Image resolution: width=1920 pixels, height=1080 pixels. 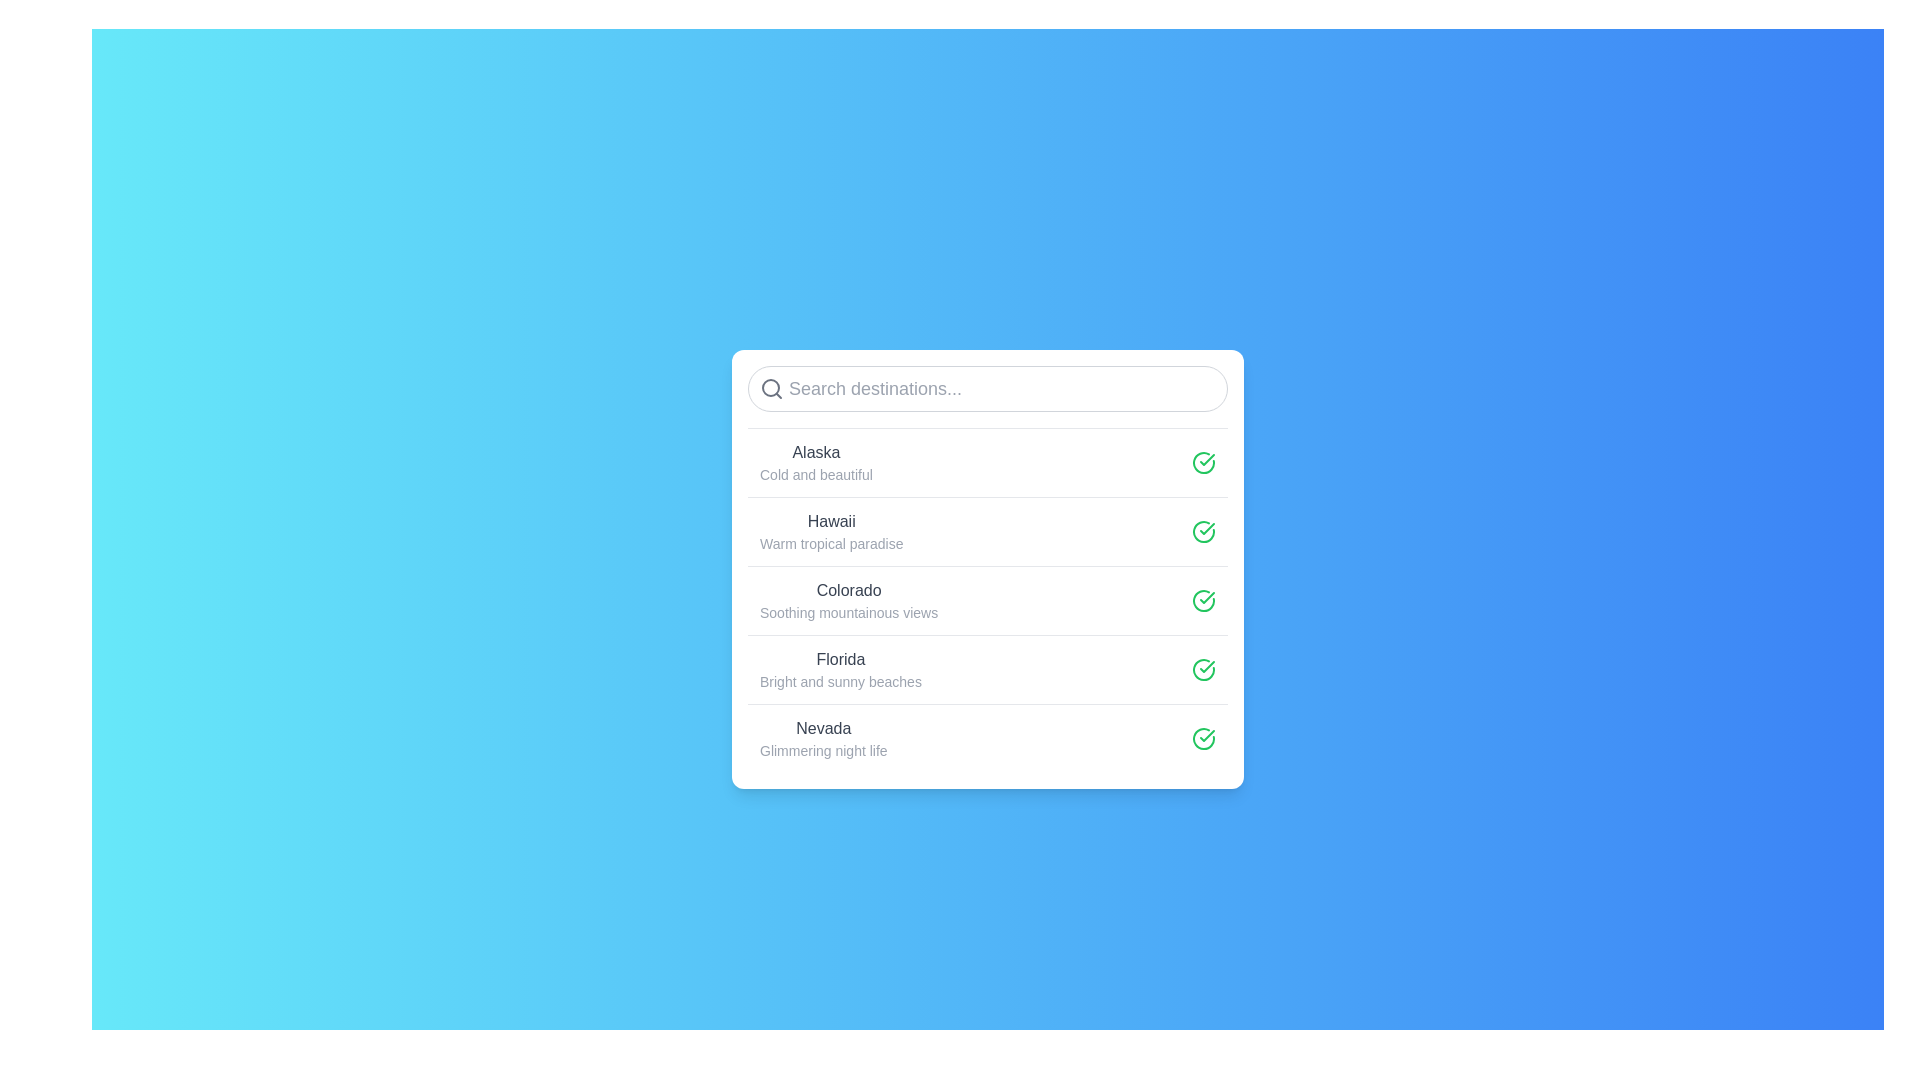 I want to click on the list item titled 'Hawaii' which is the second item in the vertical list of destination options, so click(x=988, y=530).